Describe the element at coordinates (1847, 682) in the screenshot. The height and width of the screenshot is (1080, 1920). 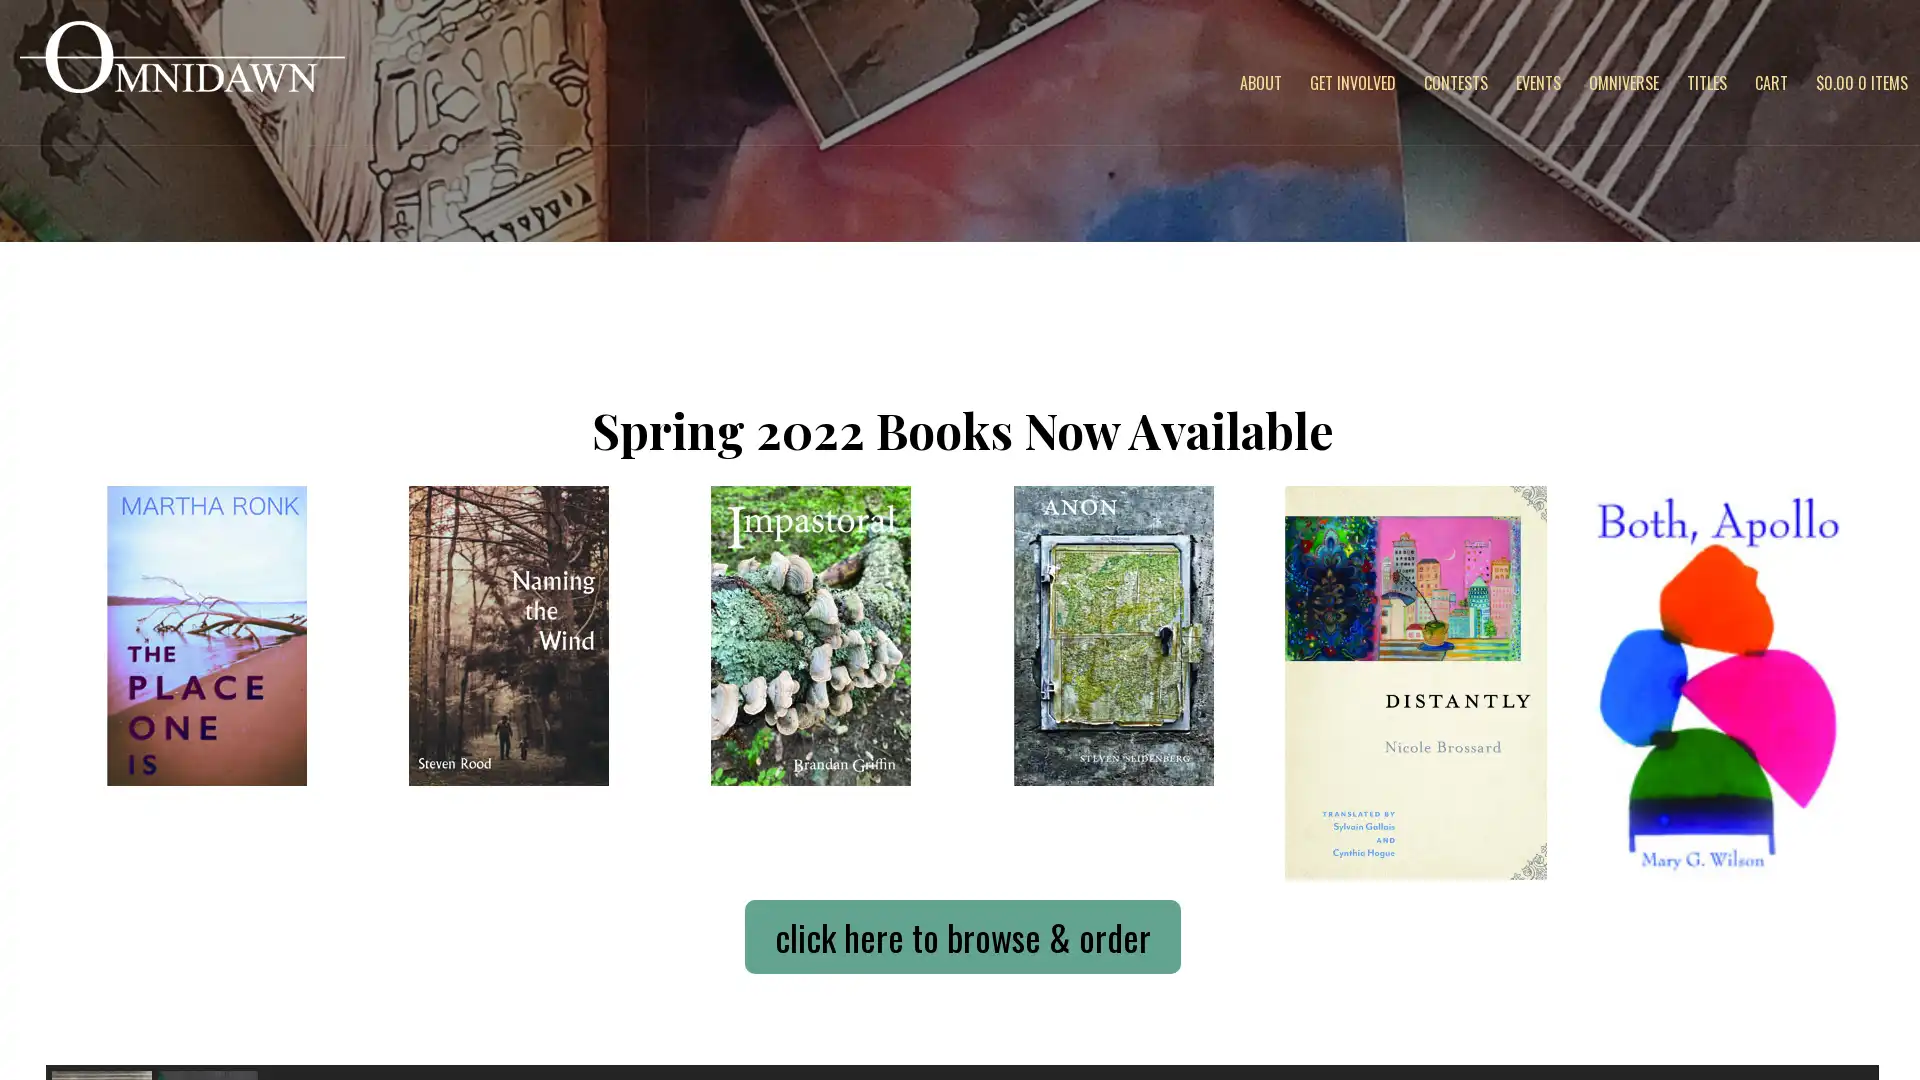
I see `next arrow` at that location.